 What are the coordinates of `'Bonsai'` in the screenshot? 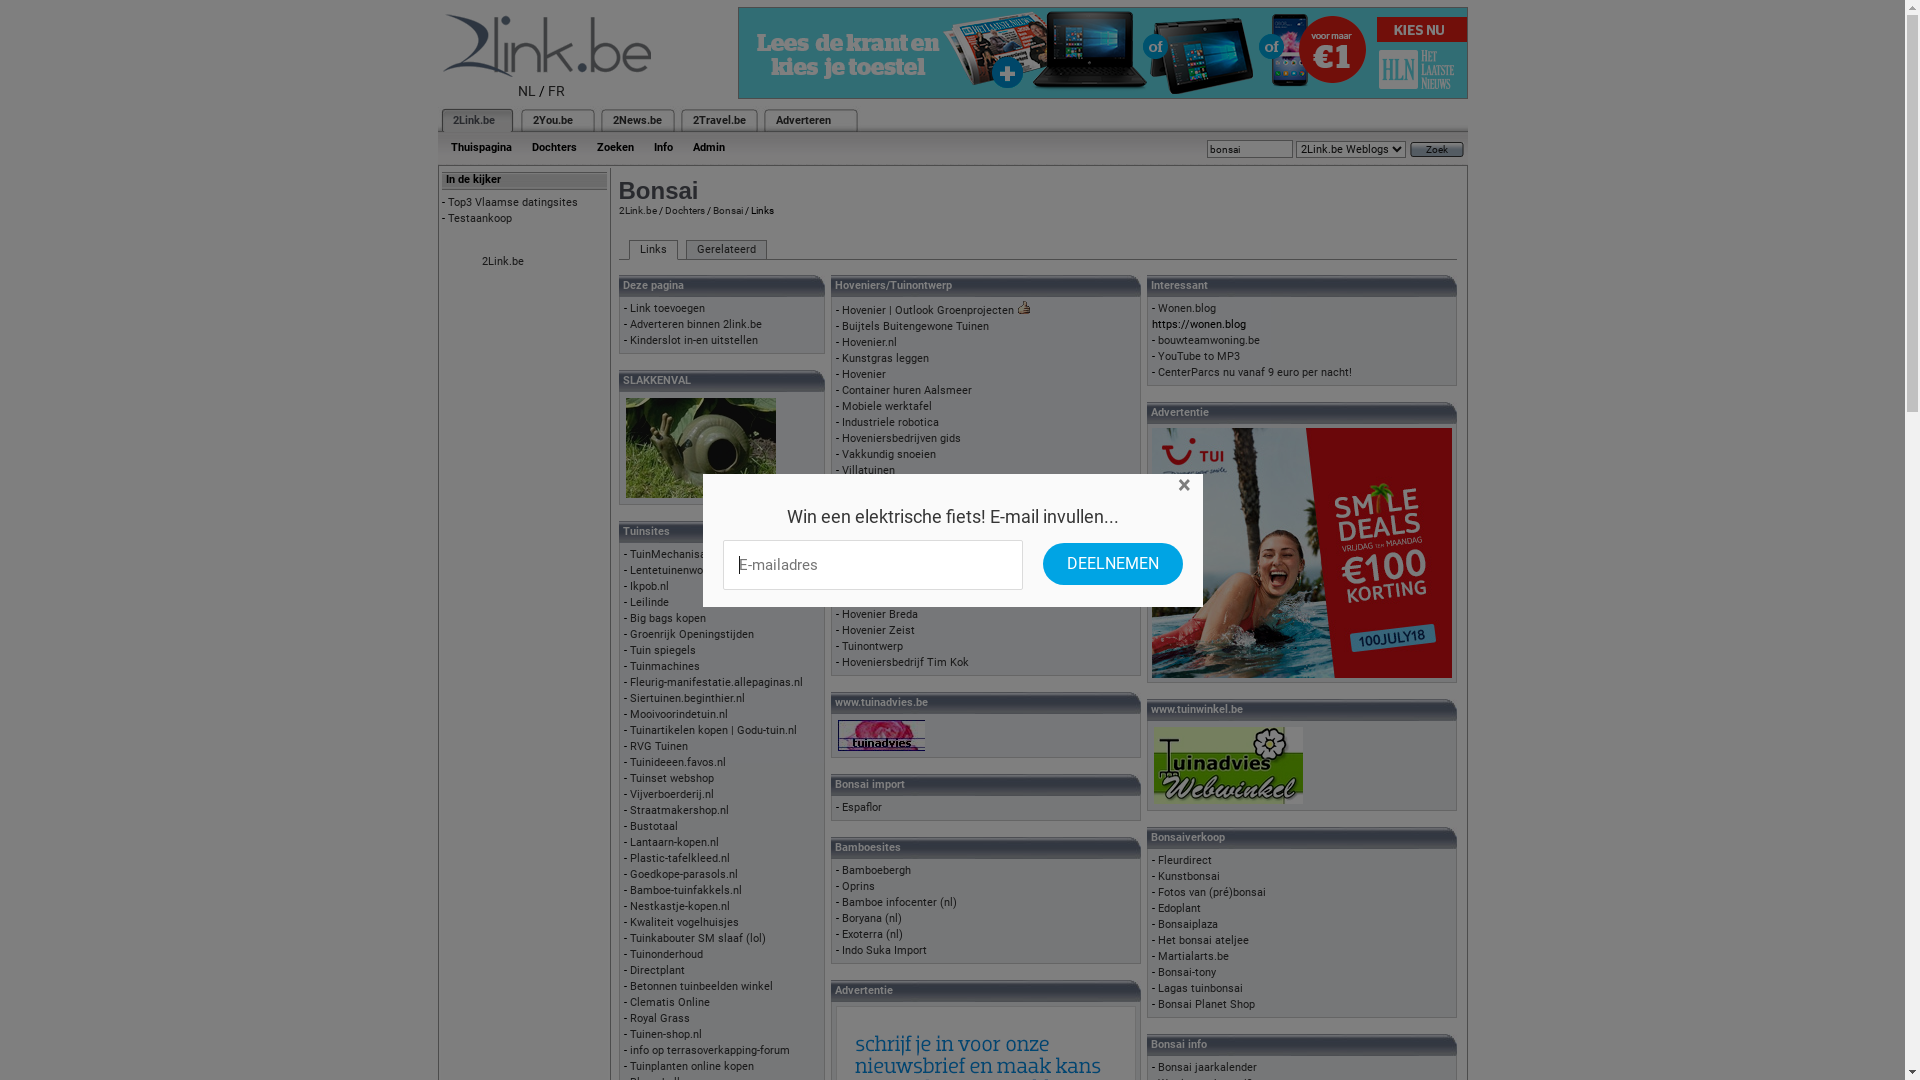 It's located at (725, 210).